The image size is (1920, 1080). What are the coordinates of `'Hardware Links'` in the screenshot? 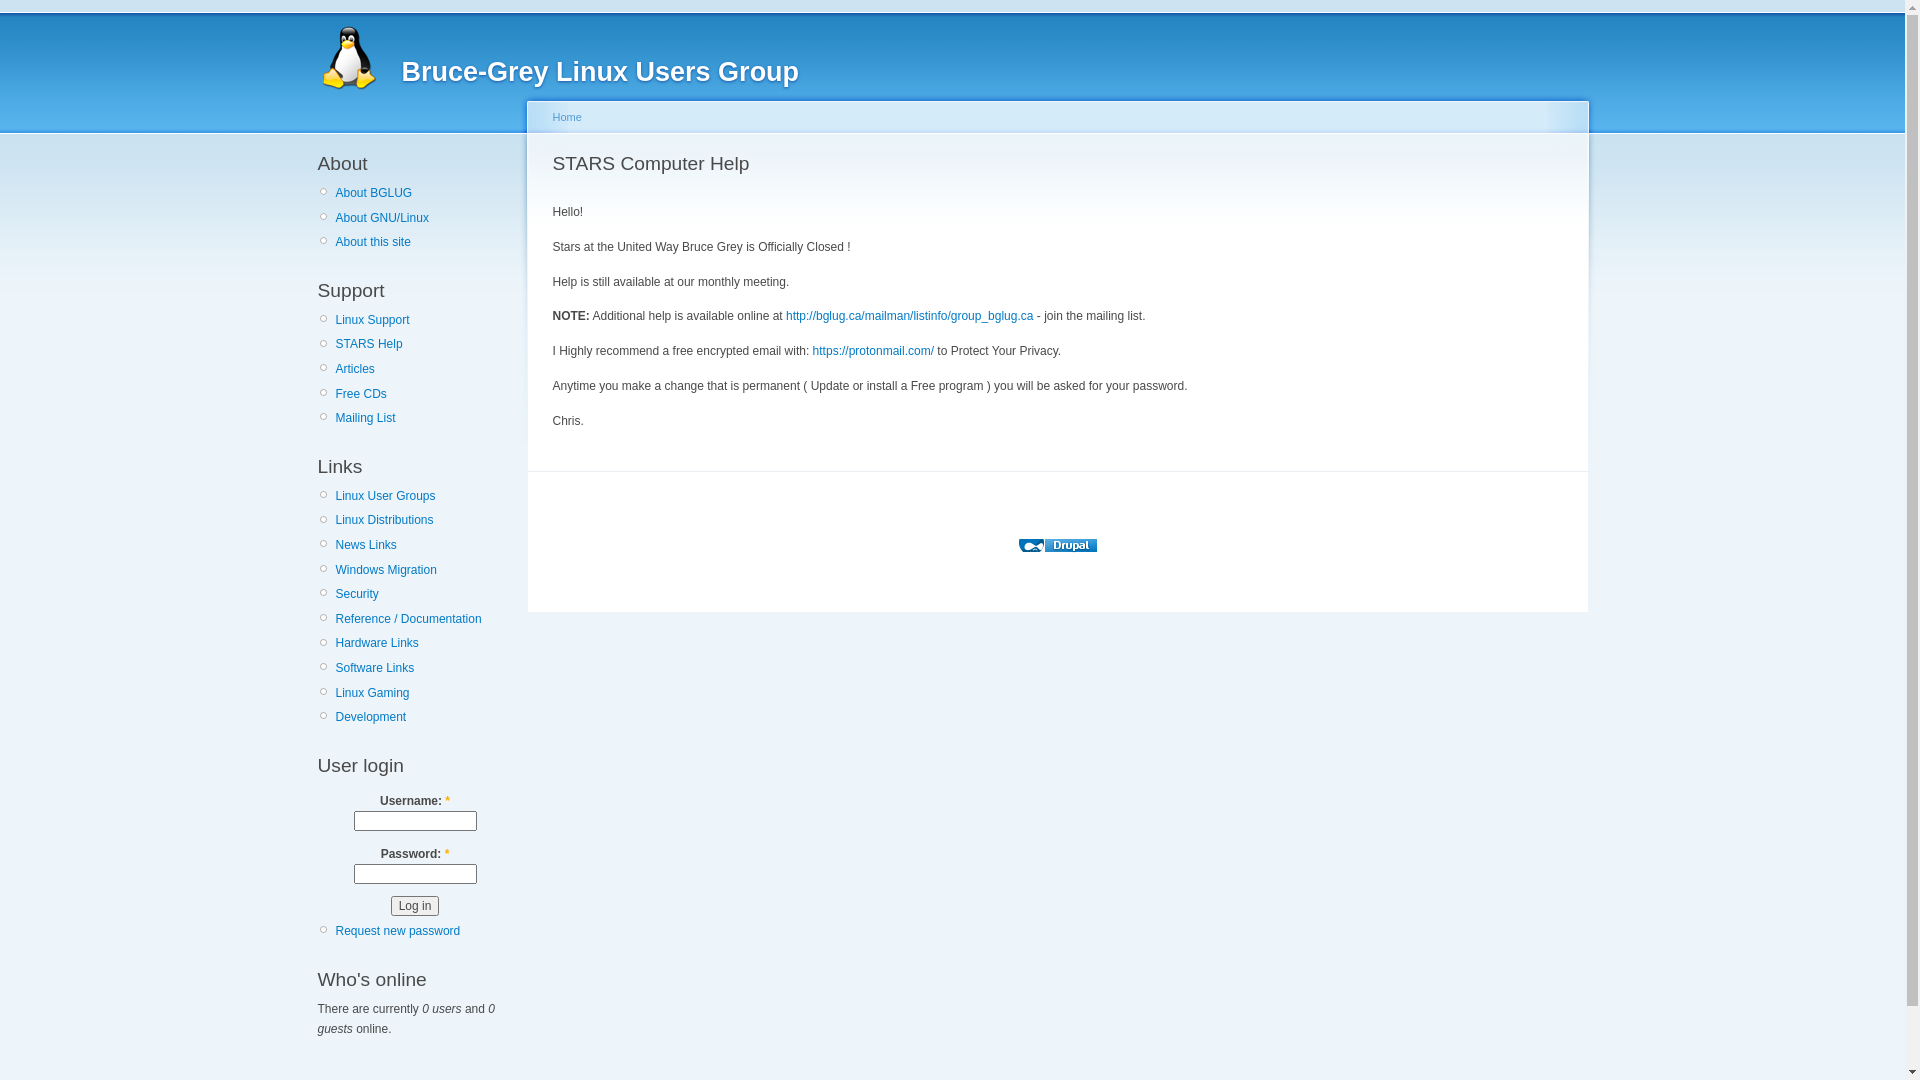 It's located at (423, 643).